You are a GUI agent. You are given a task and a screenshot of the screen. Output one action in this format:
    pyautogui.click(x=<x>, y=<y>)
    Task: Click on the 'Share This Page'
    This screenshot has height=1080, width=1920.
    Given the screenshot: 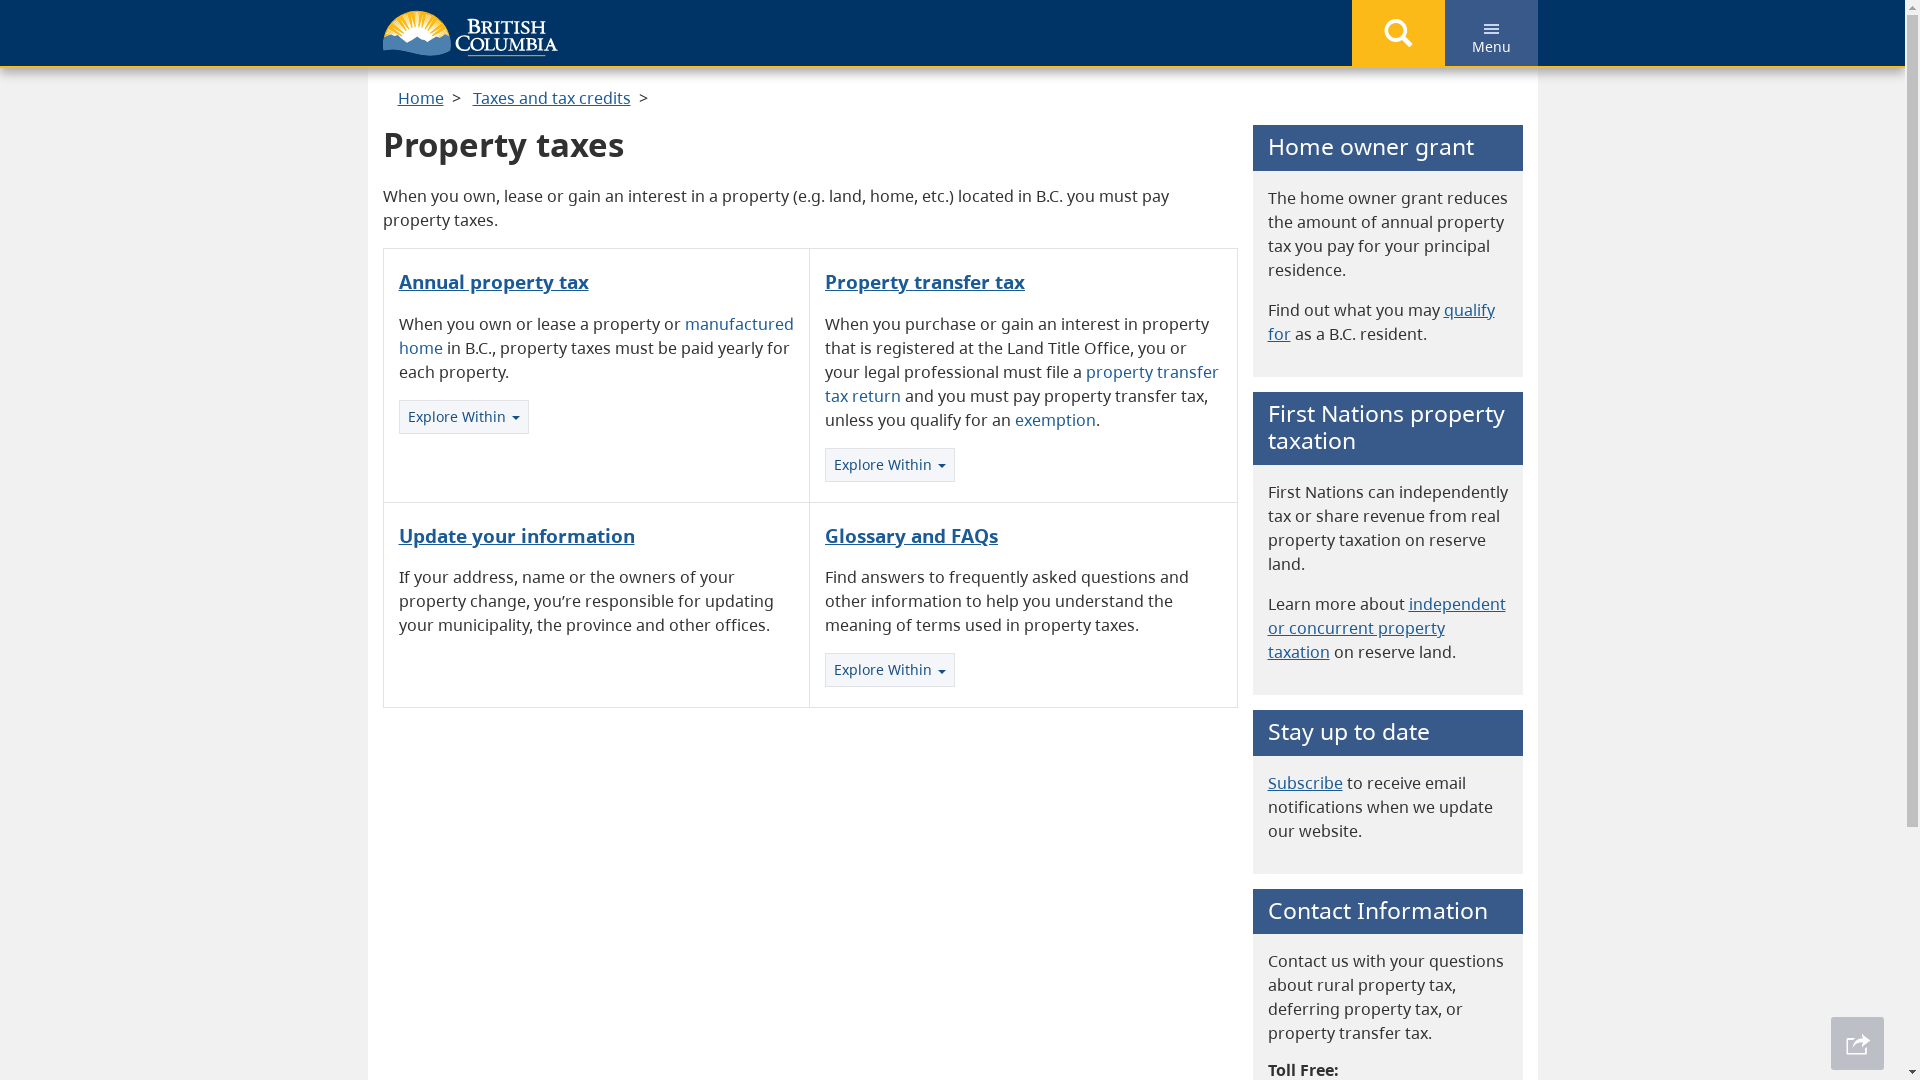 What is the action you would take?
    pyautogui.click(x=1856, y=1042)
    